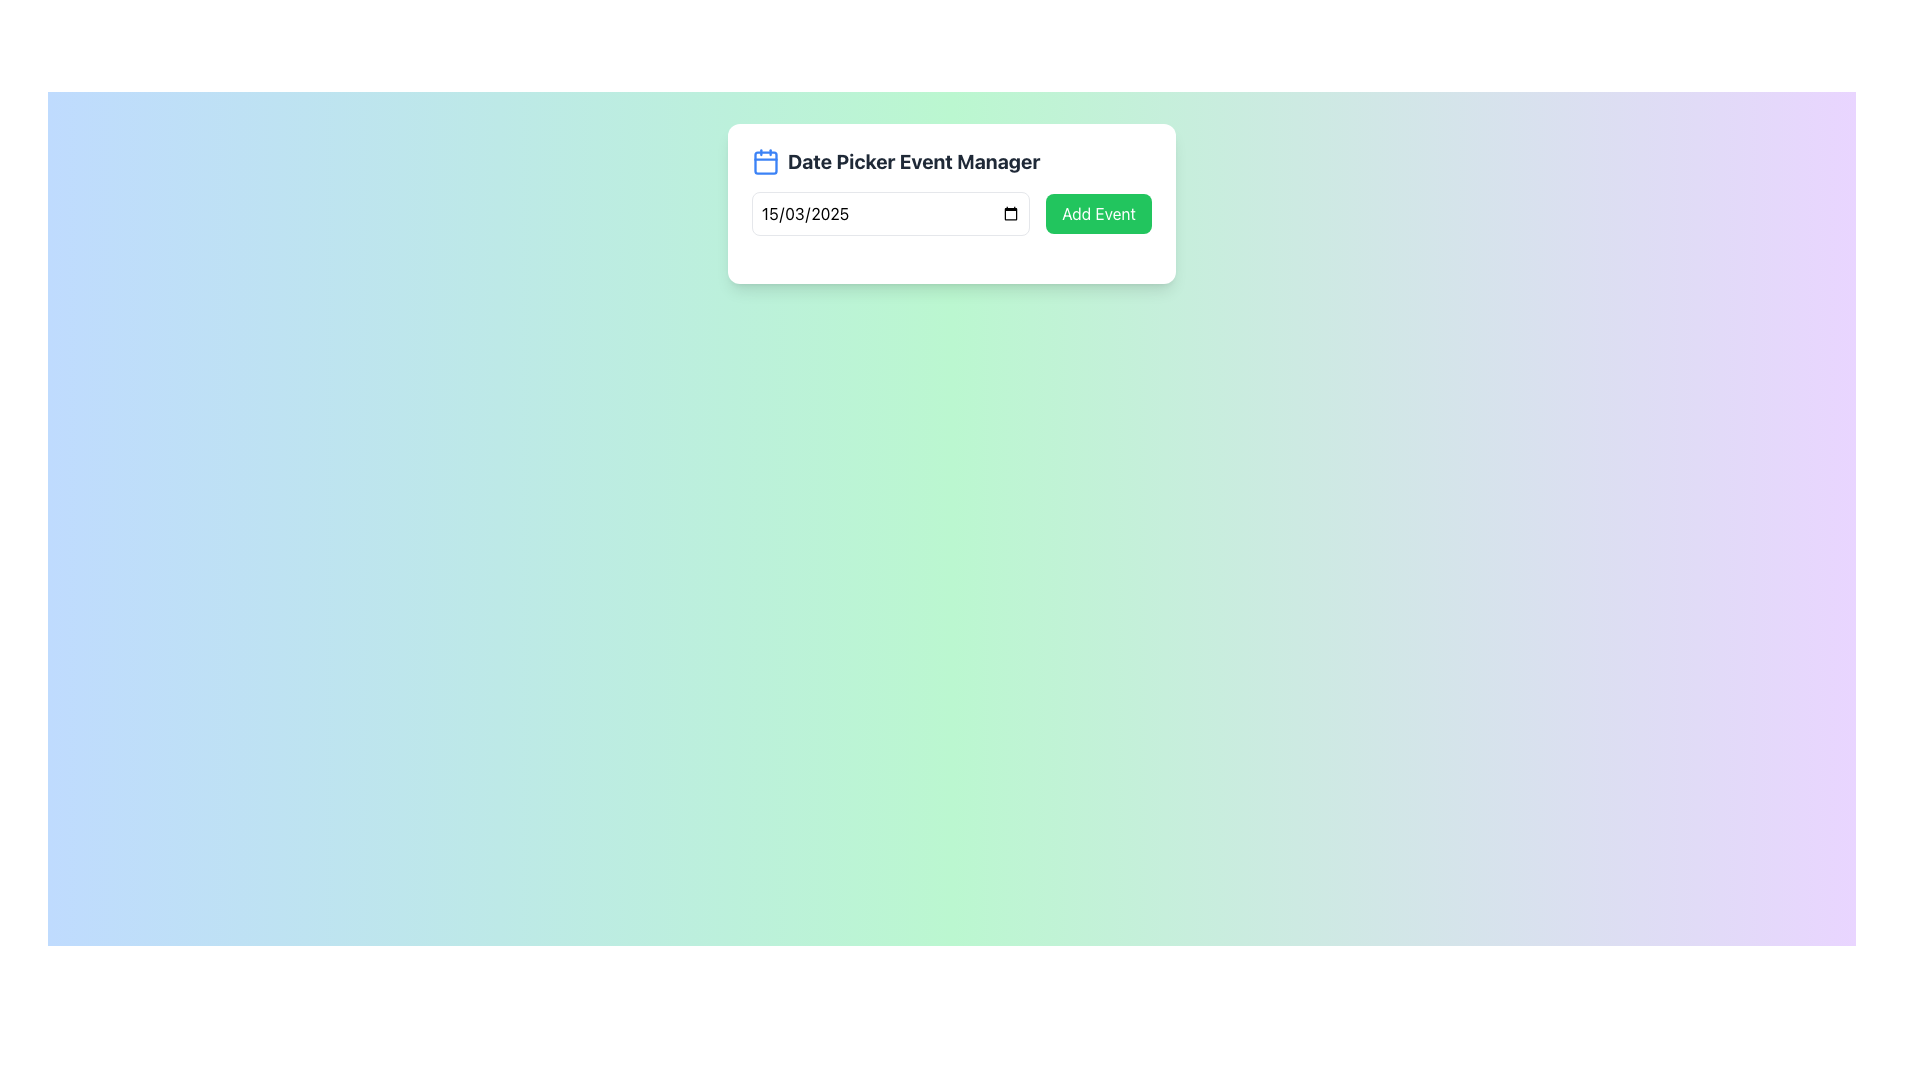 The width and height of the screenshot is (1920, 1080). Describe the element at coordinates (765, 161) in the screenshot. I see `the calendar icon located at the far left of the header in the 'Date Picker Event Manager'` at that location.